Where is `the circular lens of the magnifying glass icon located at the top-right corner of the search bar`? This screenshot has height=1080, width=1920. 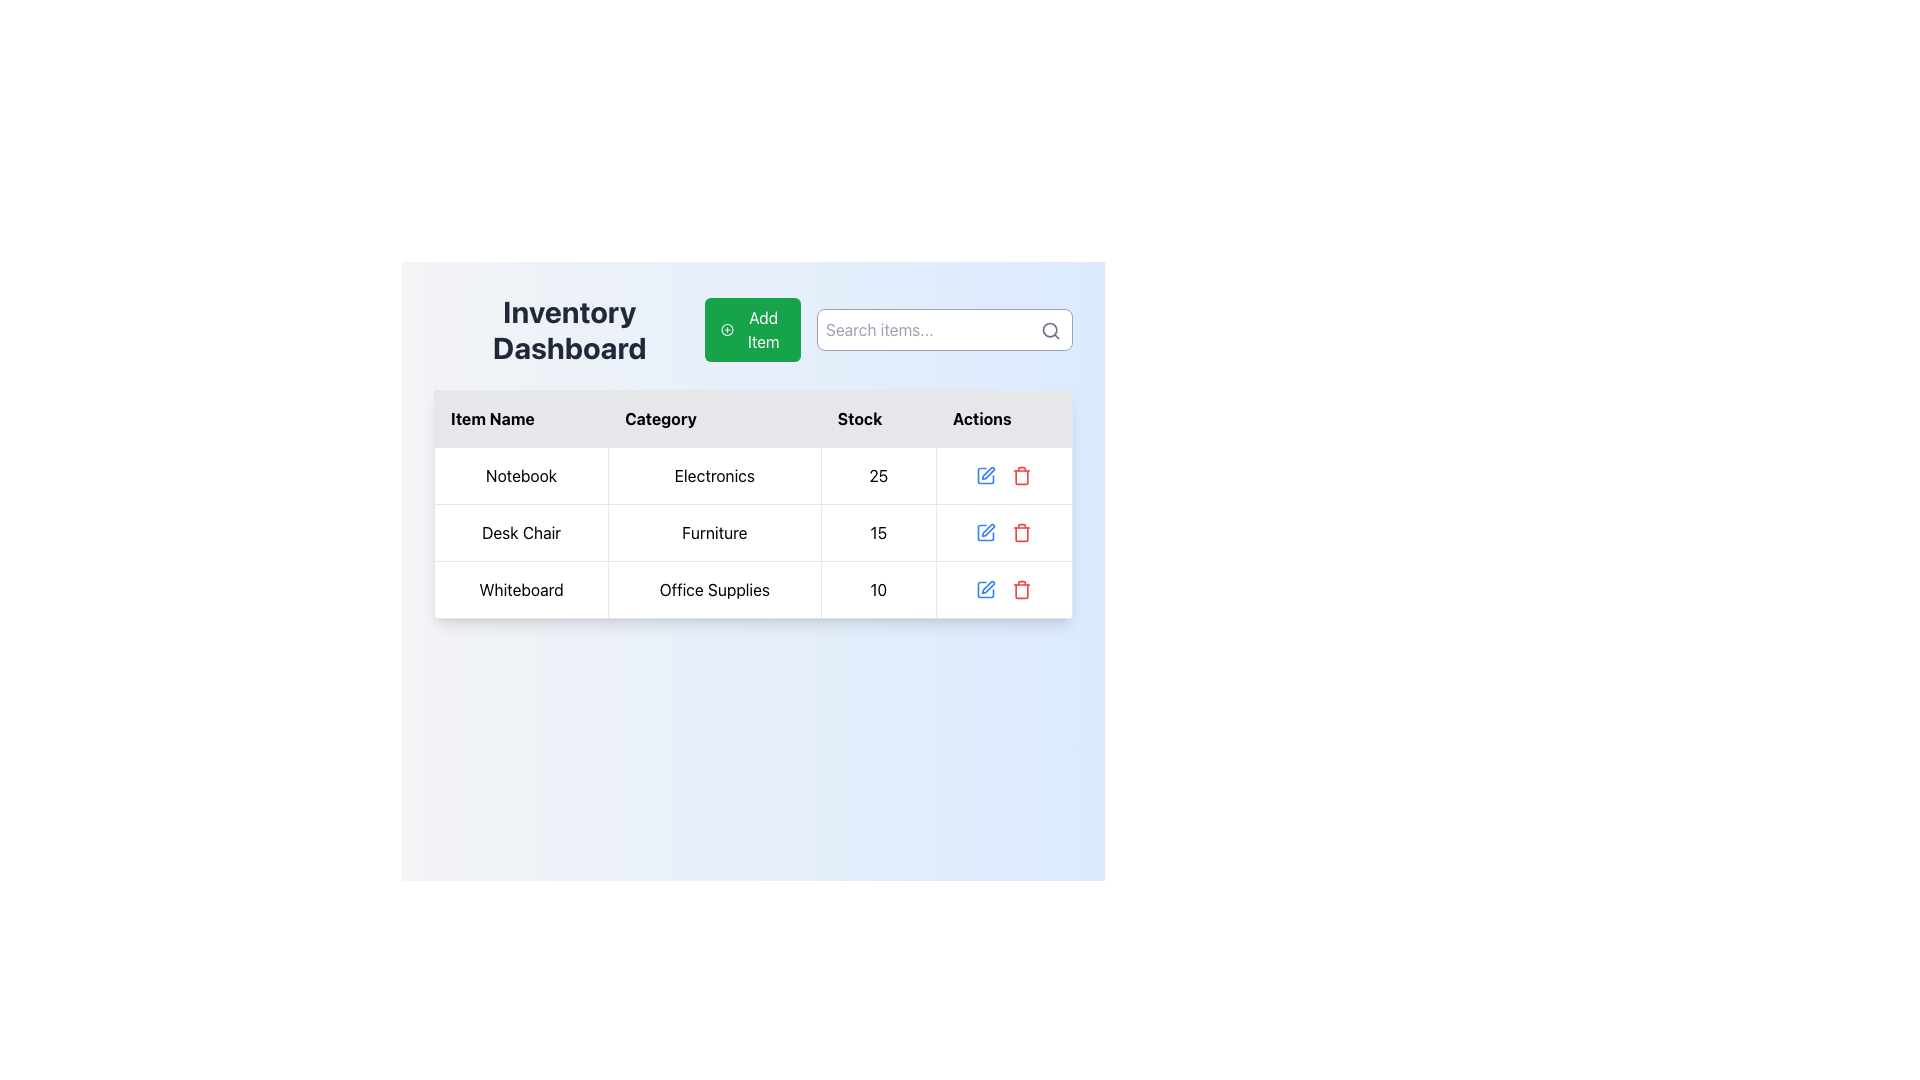
the circular lens of the magnifying glass icon located at the top-right corner of the search bar is located at coordinates (1049, 329).